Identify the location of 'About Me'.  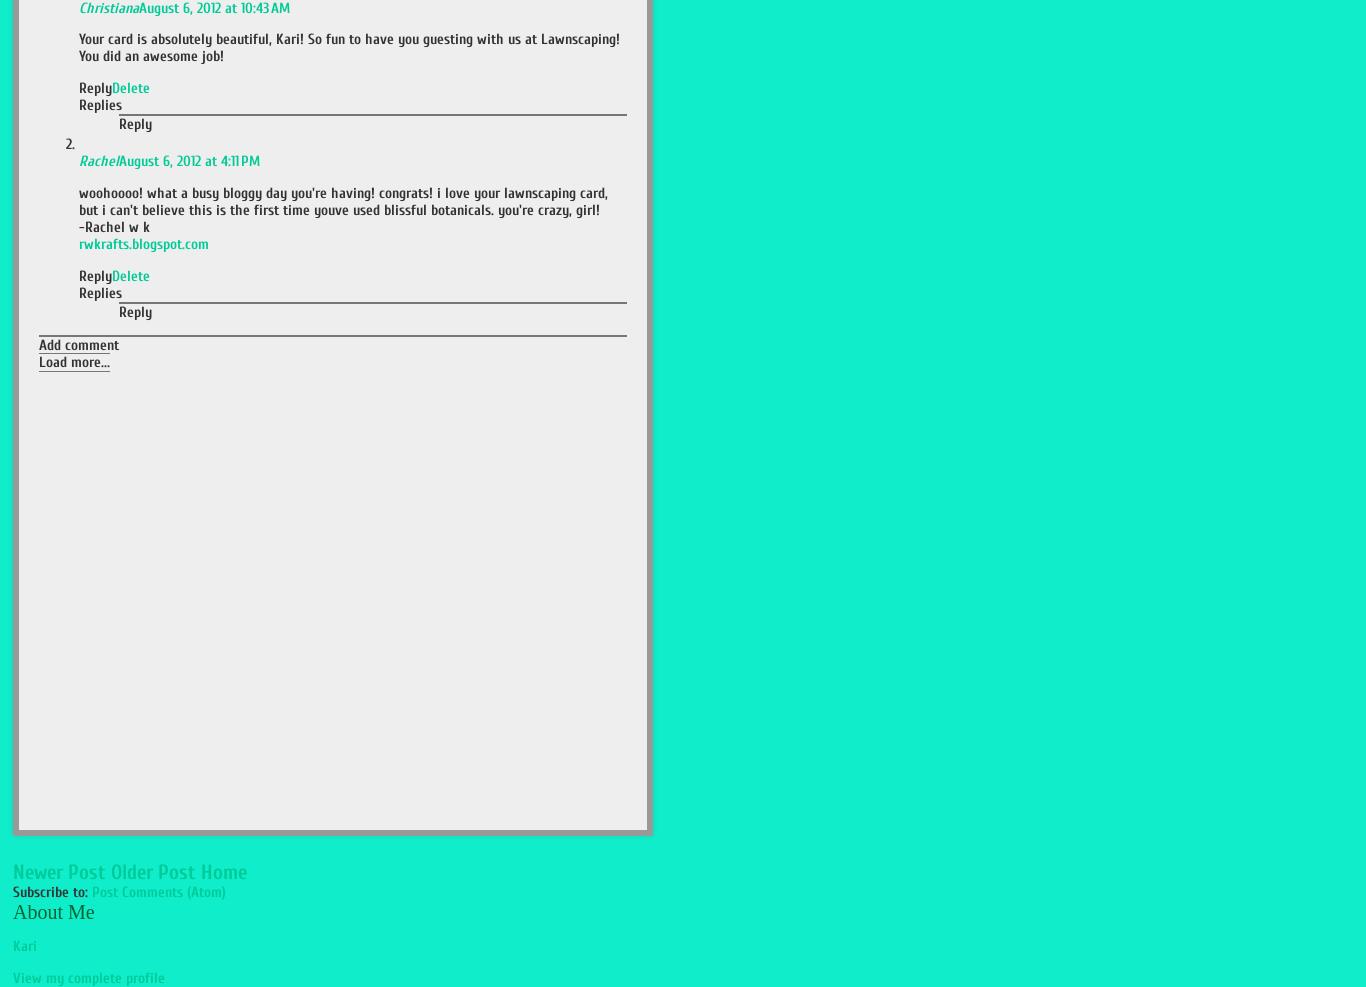
(12, 910).